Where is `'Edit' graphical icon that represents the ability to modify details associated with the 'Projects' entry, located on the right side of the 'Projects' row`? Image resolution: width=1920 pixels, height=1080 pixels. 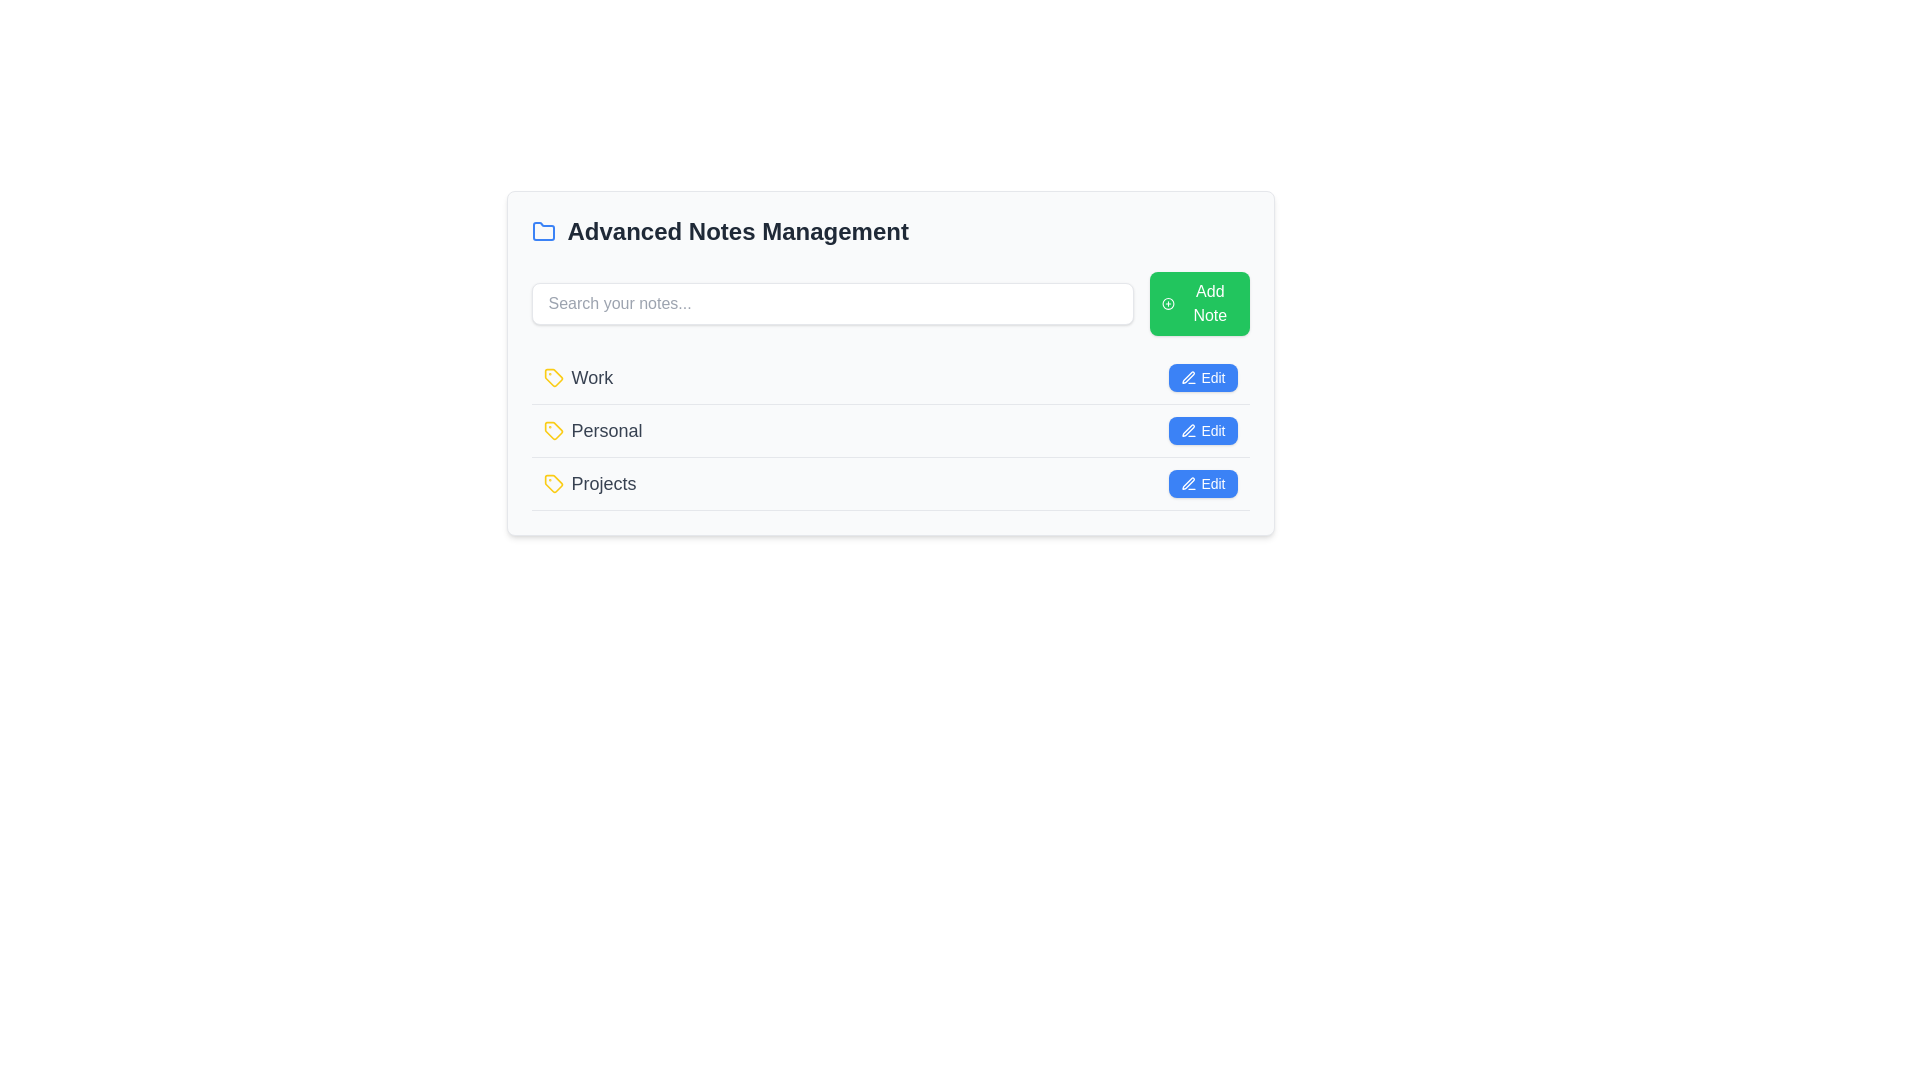
'Edit' graphical icon that represents the ability to modify details associated with the 'Projects' entry, located on the right side of the 'Projects' row is located at coordinates (1189, 483).